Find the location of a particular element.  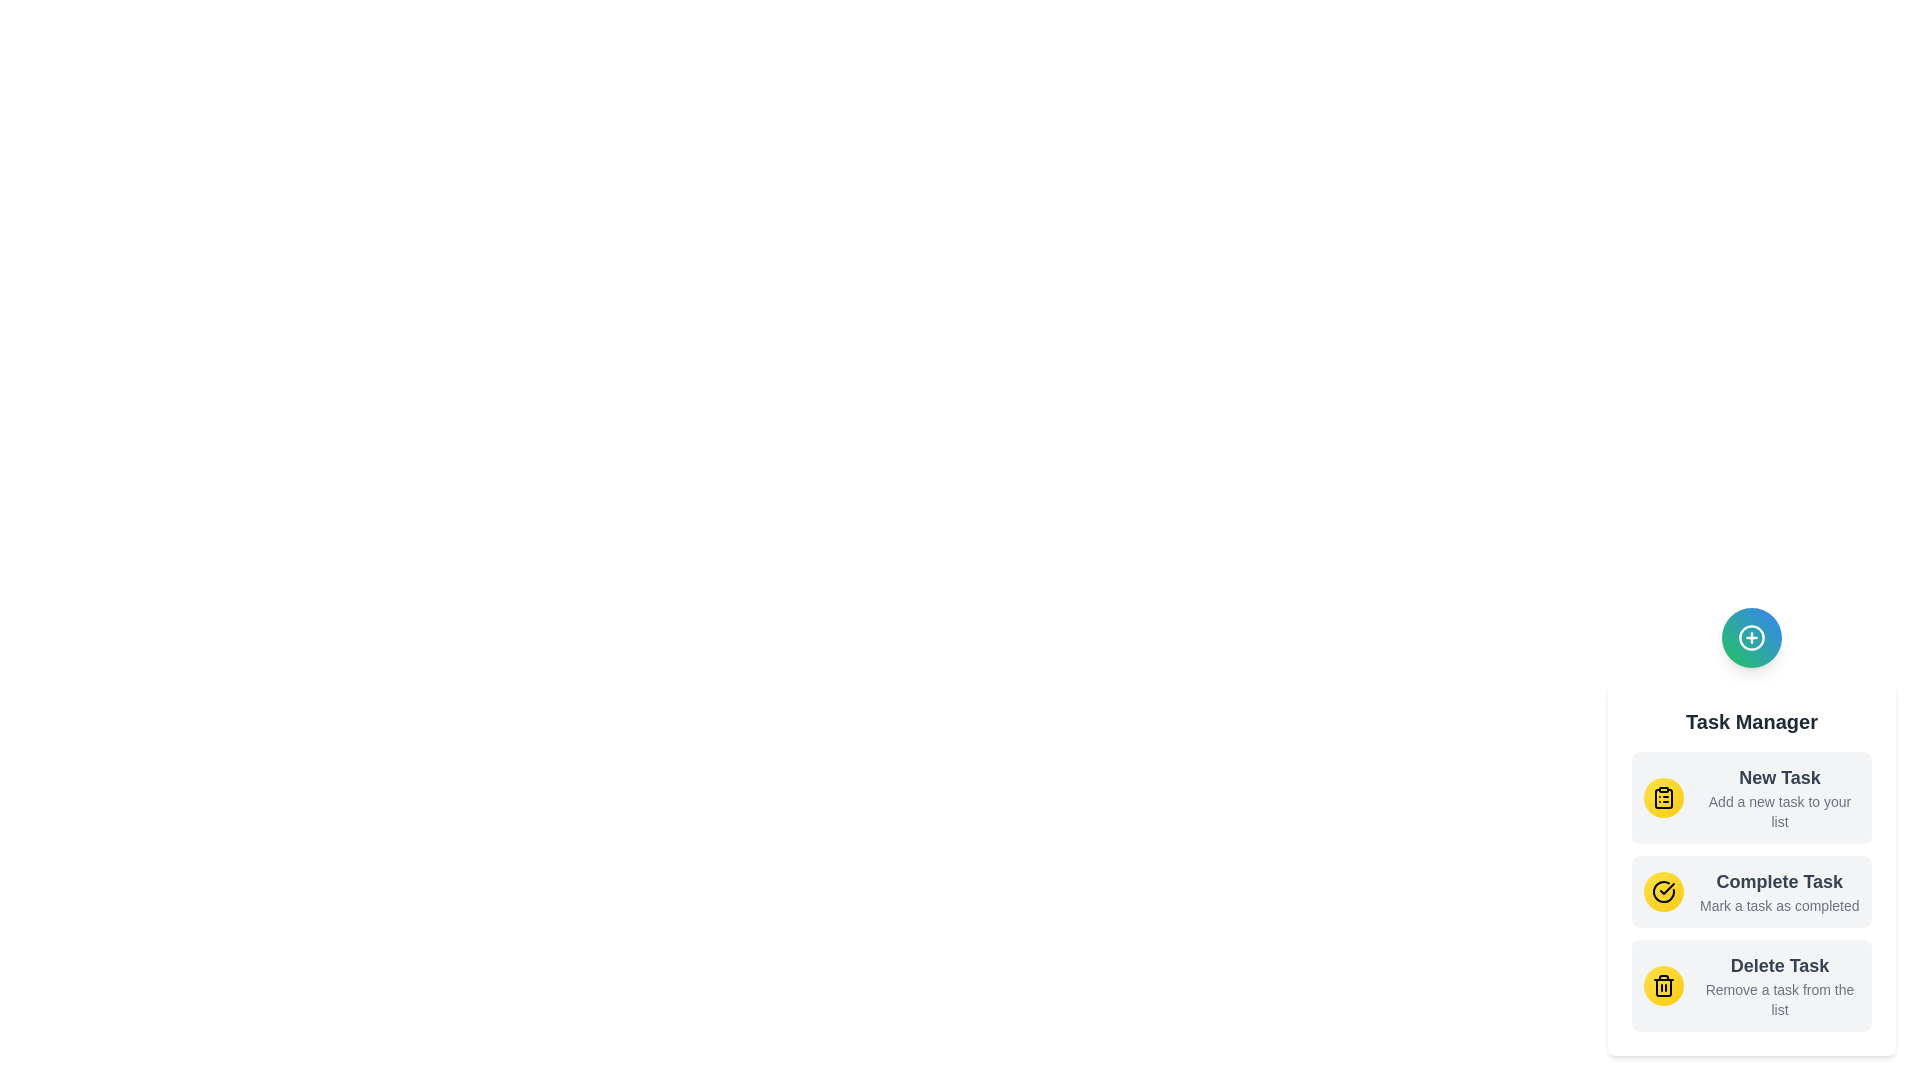

the speed dial button to toggle the menu is located at coordinates (1751, 637).